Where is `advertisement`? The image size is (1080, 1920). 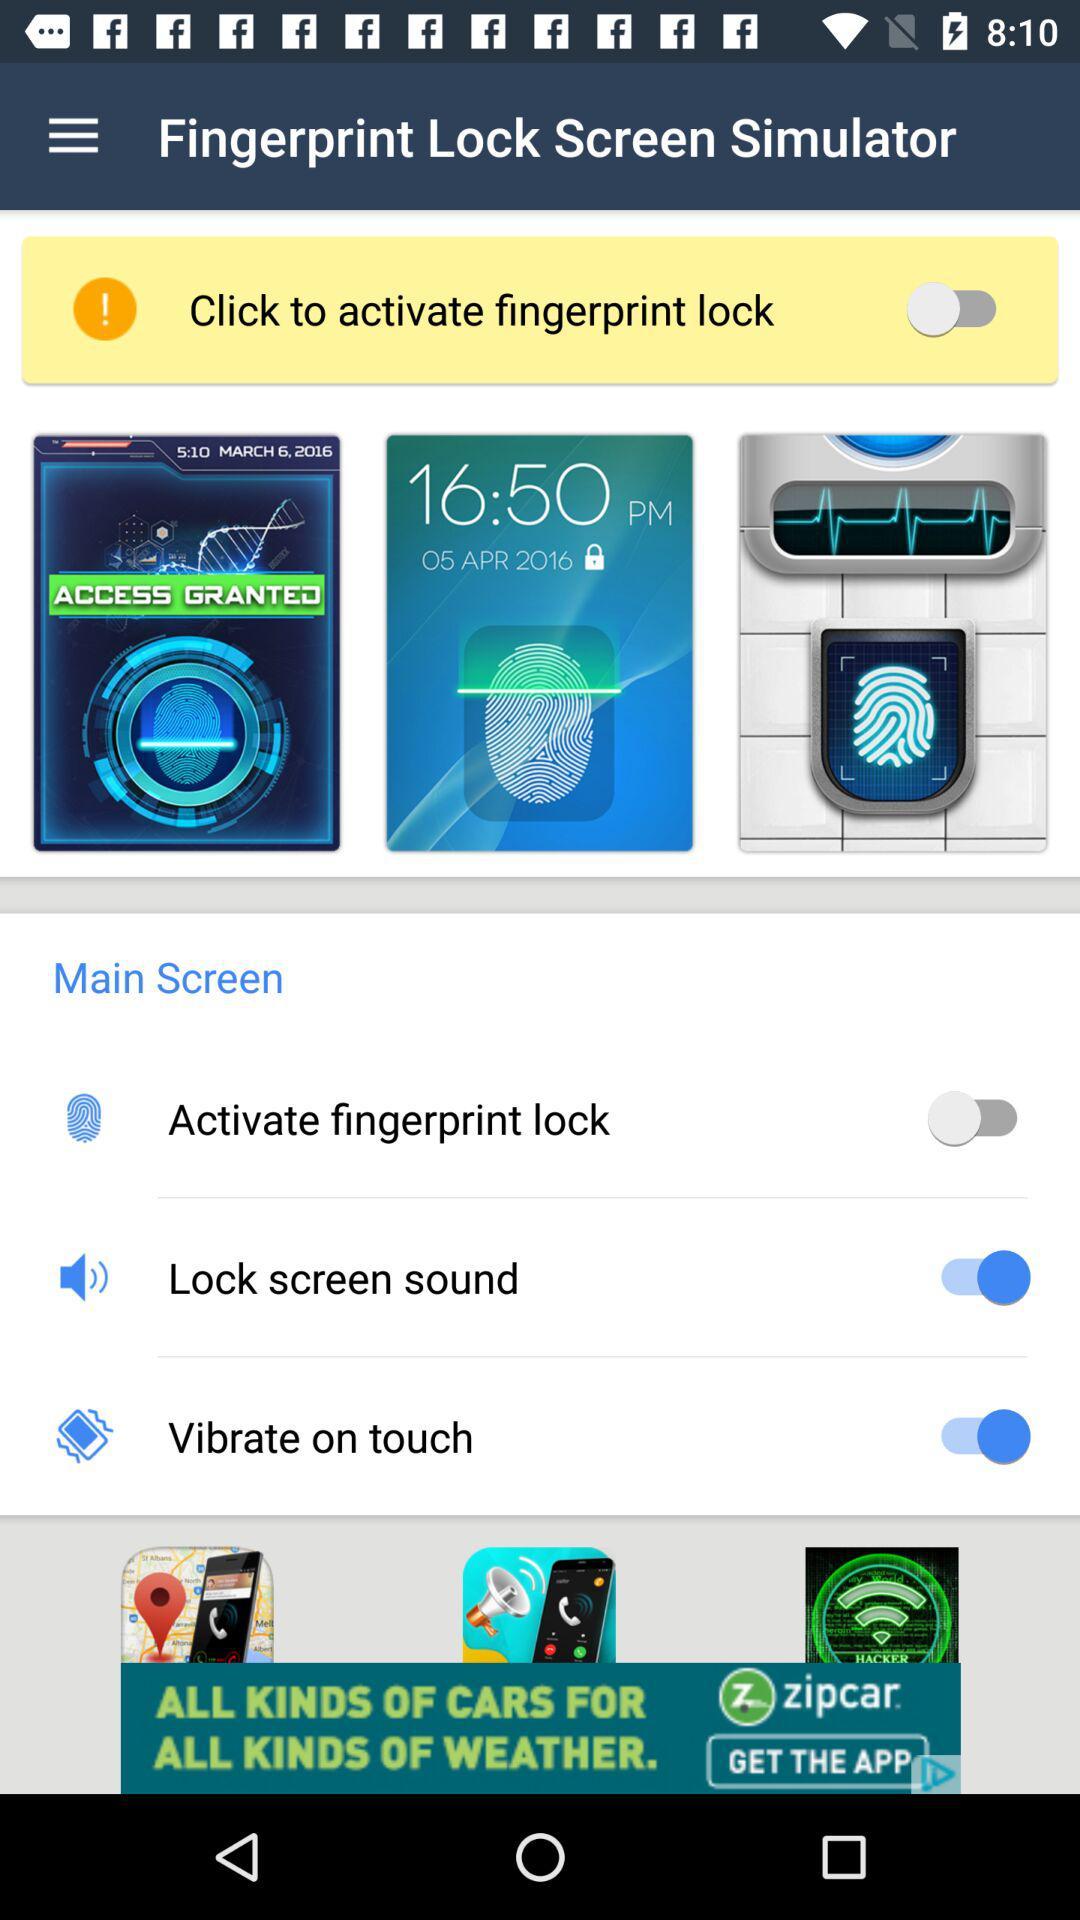
advertisement is located at coordinates (540, 1727).